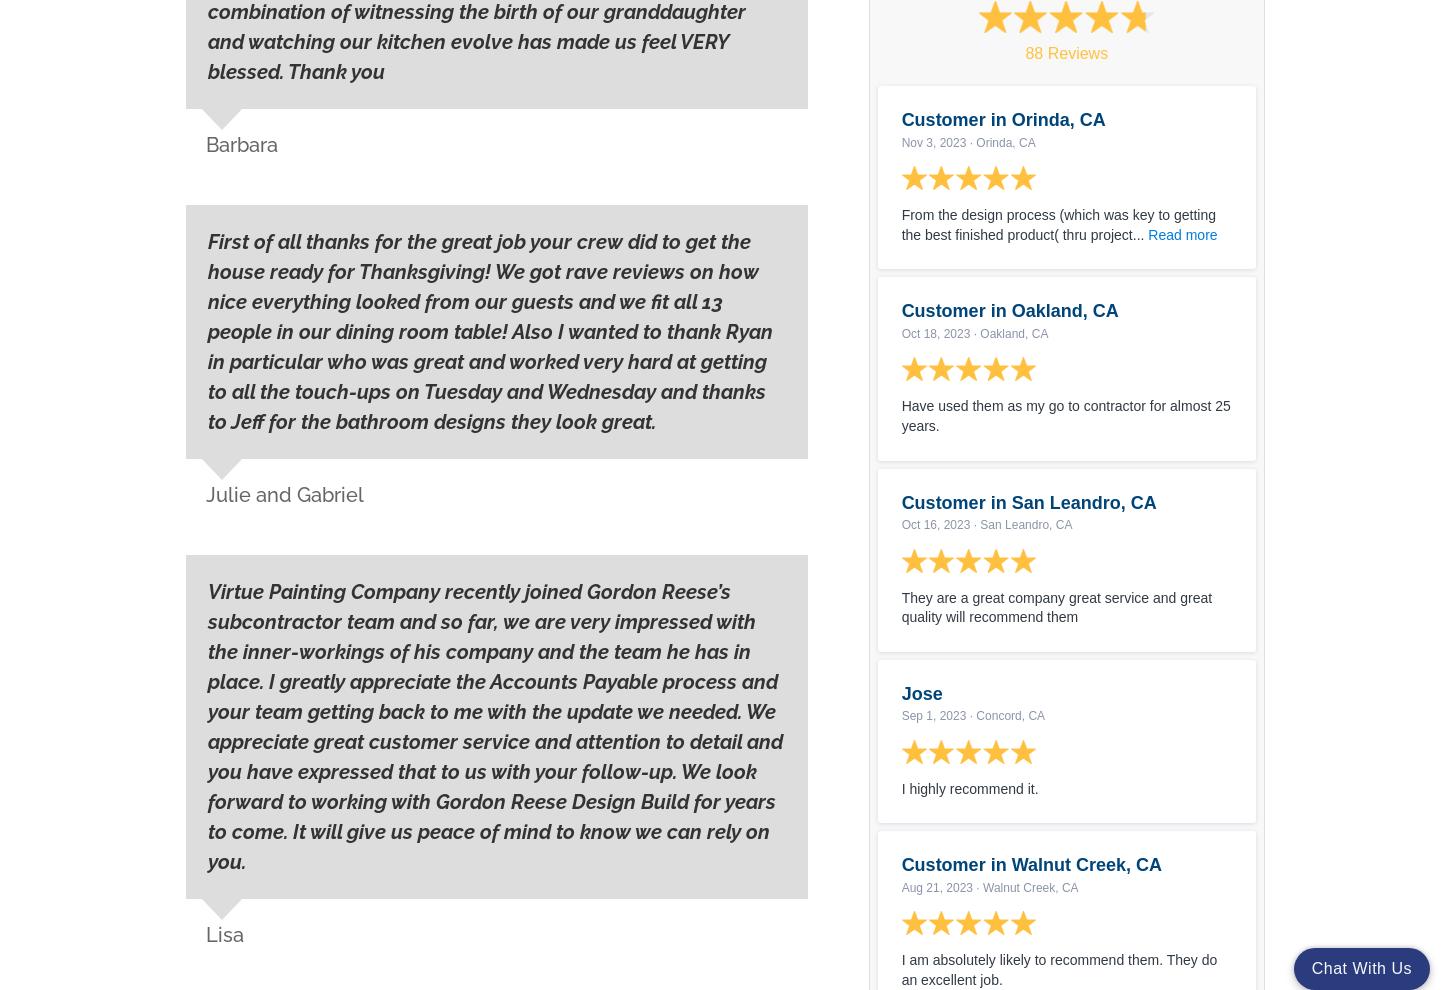  Describe the element at coordinates (1058, 969) in the screenshot. I see `'I am absolutely likely to recommend them. They do an excellent job.'` at that location.